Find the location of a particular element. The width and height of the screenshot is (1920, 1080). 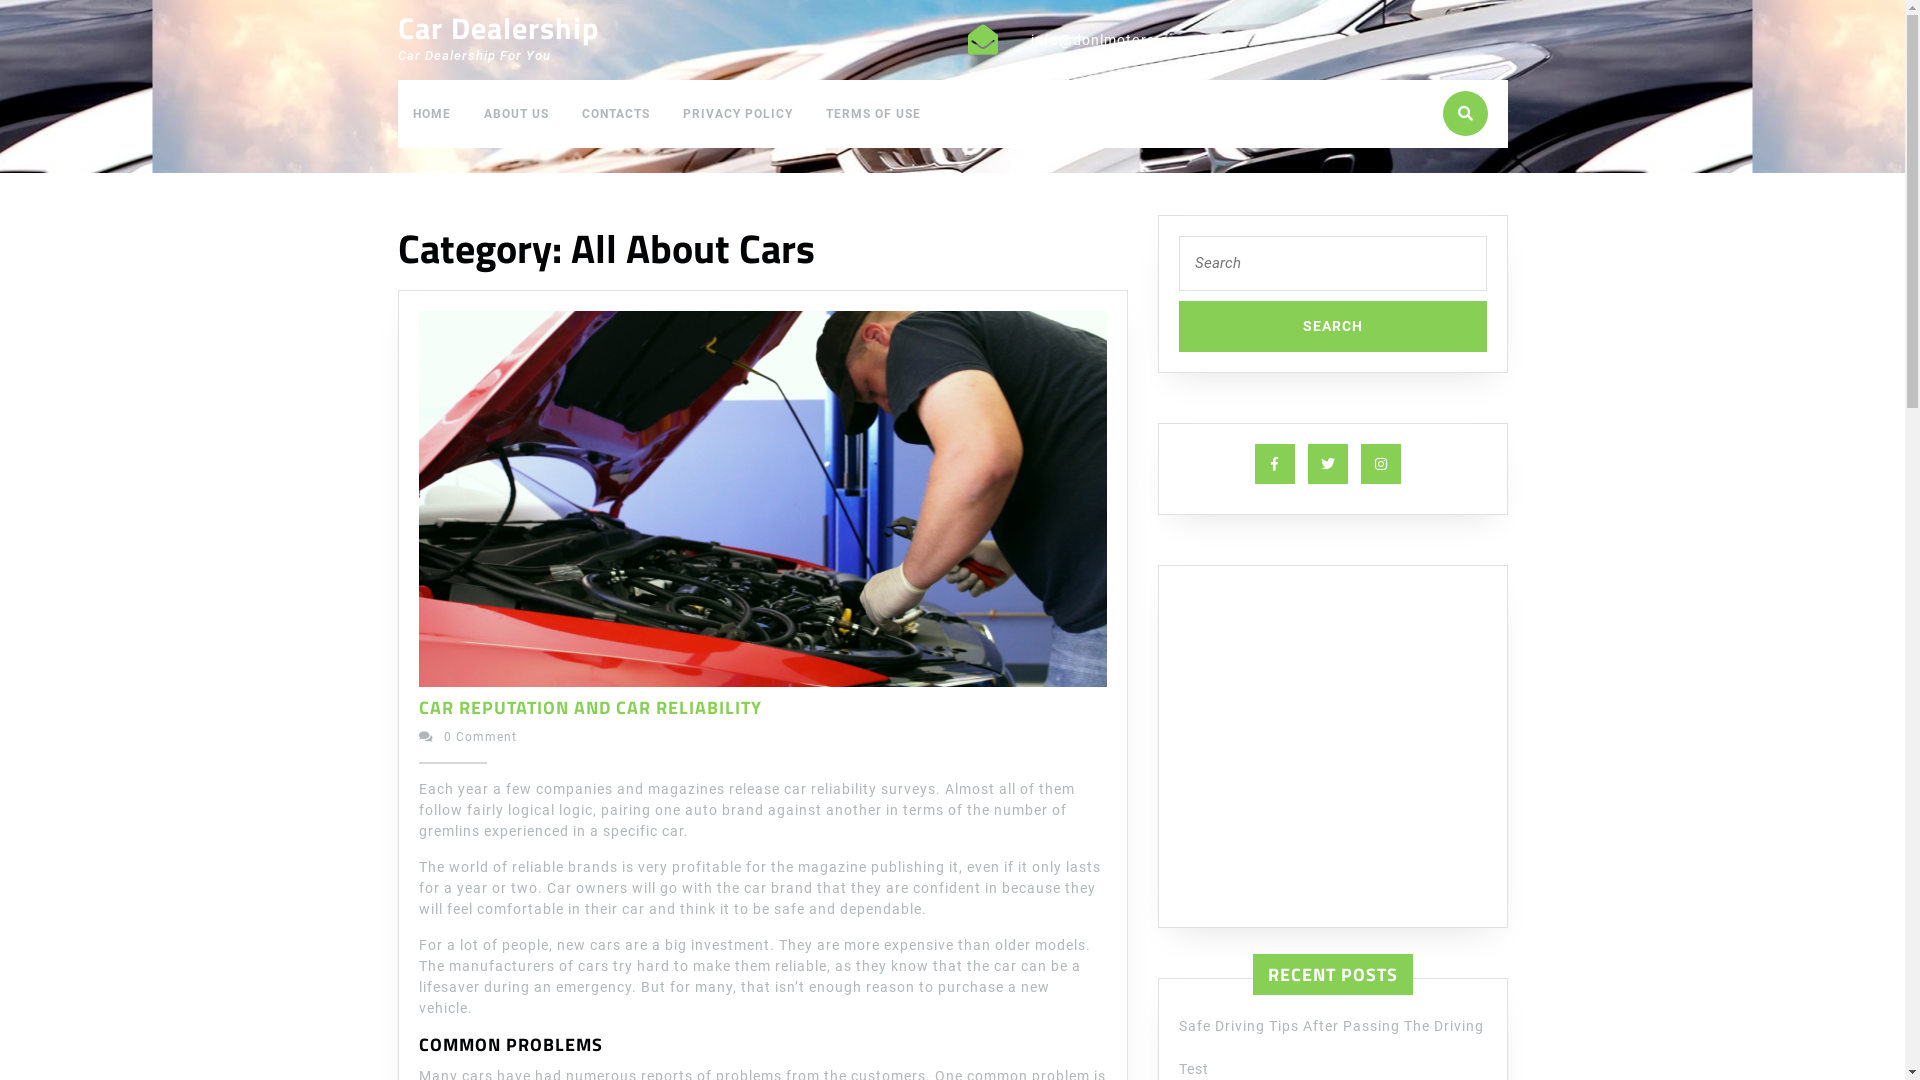

'HOME' is located at coordinates (431, 114).